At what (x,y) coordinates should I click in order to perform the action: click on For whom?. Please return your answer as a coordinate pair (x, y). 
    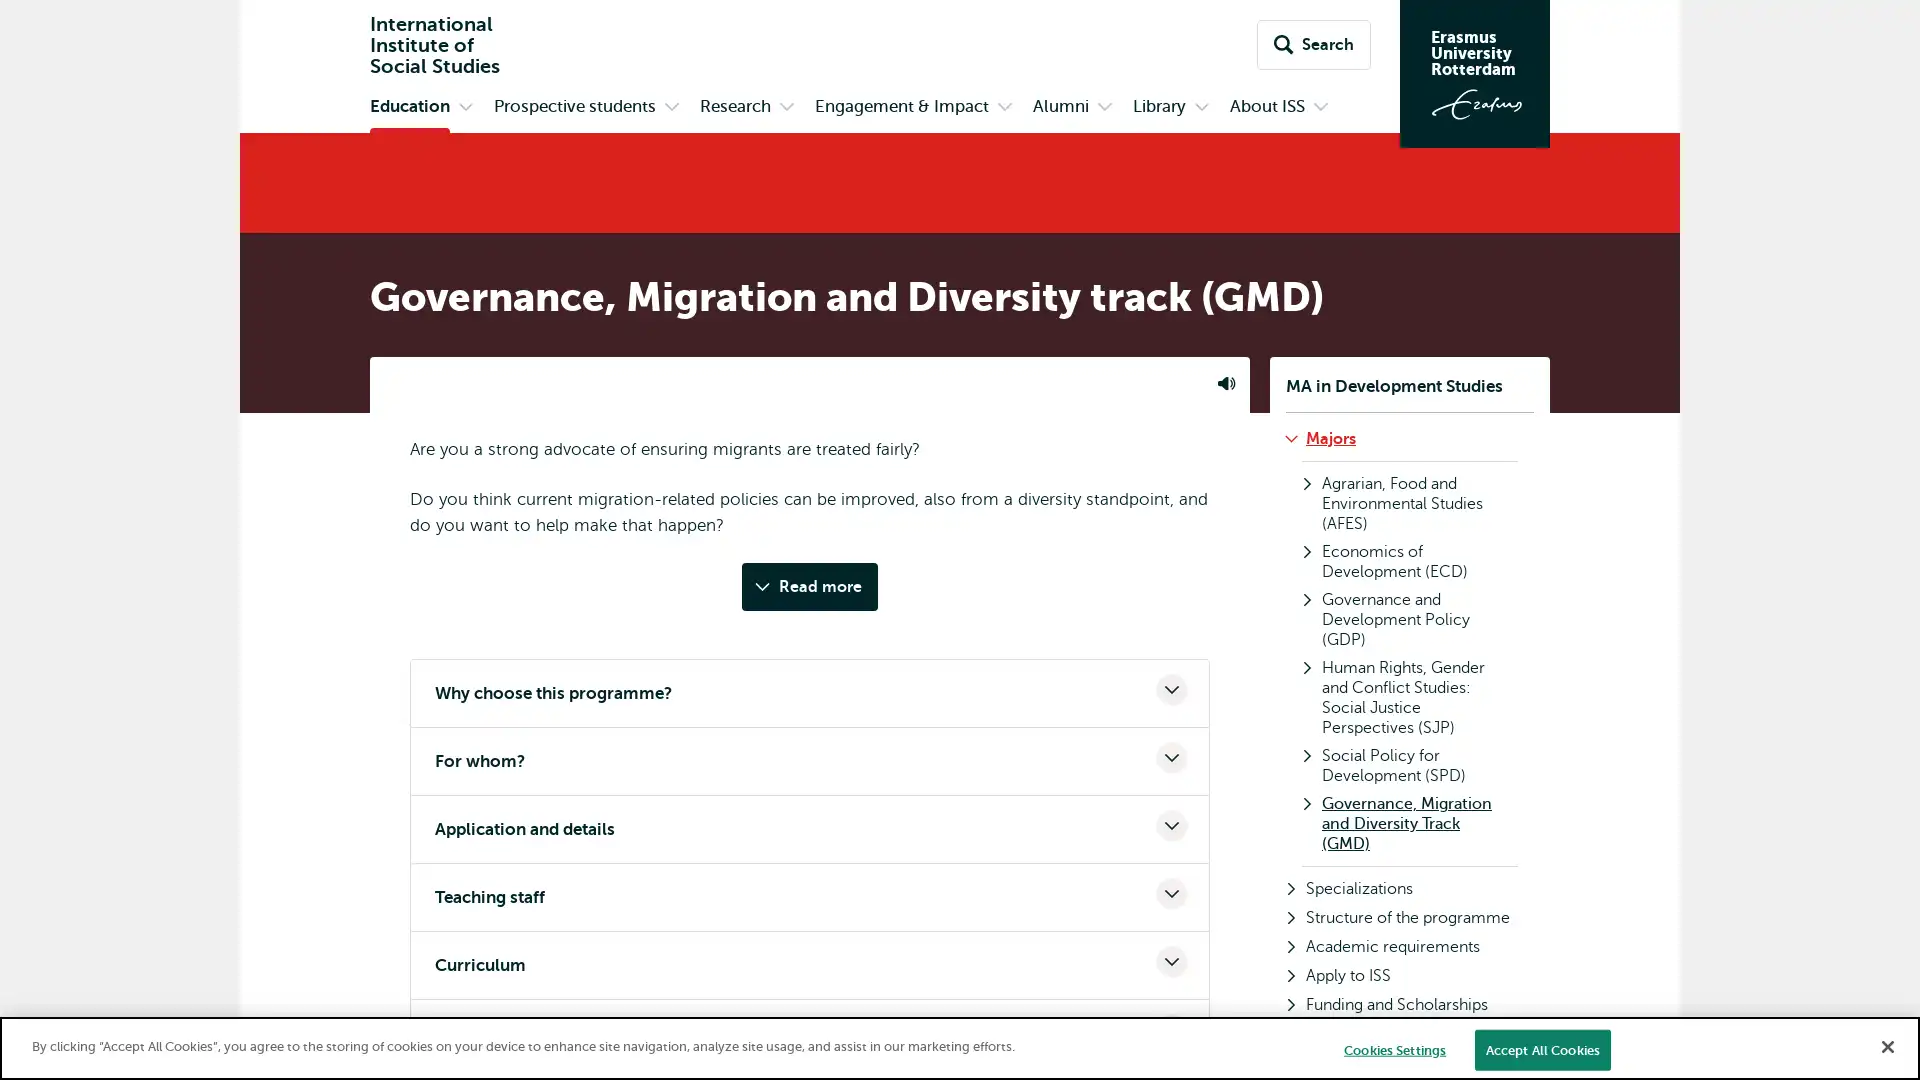
    Looking at the image, I should click on (810, 761).